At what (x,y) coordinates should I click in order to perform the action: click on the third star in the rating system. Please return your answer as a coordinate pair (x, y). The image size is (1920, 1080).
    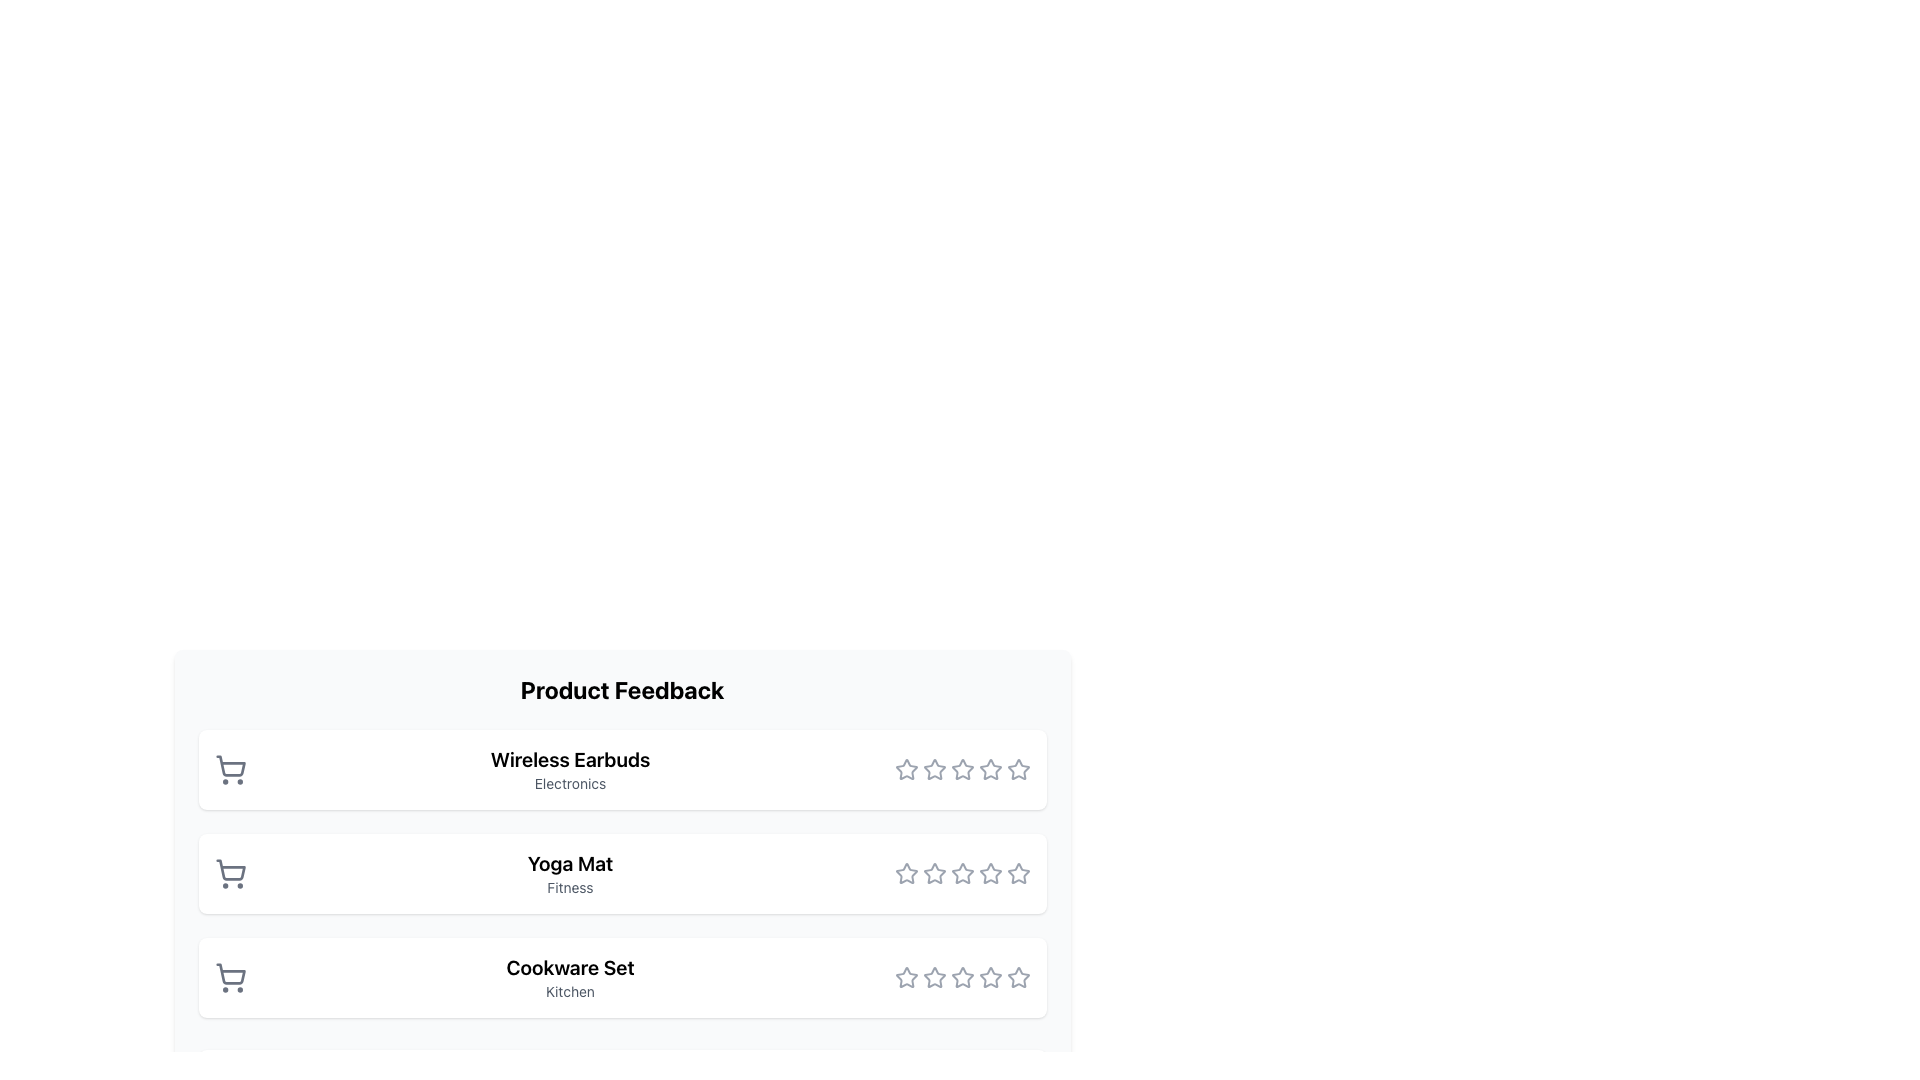
    Looking at the image, I should click on (962, 873).